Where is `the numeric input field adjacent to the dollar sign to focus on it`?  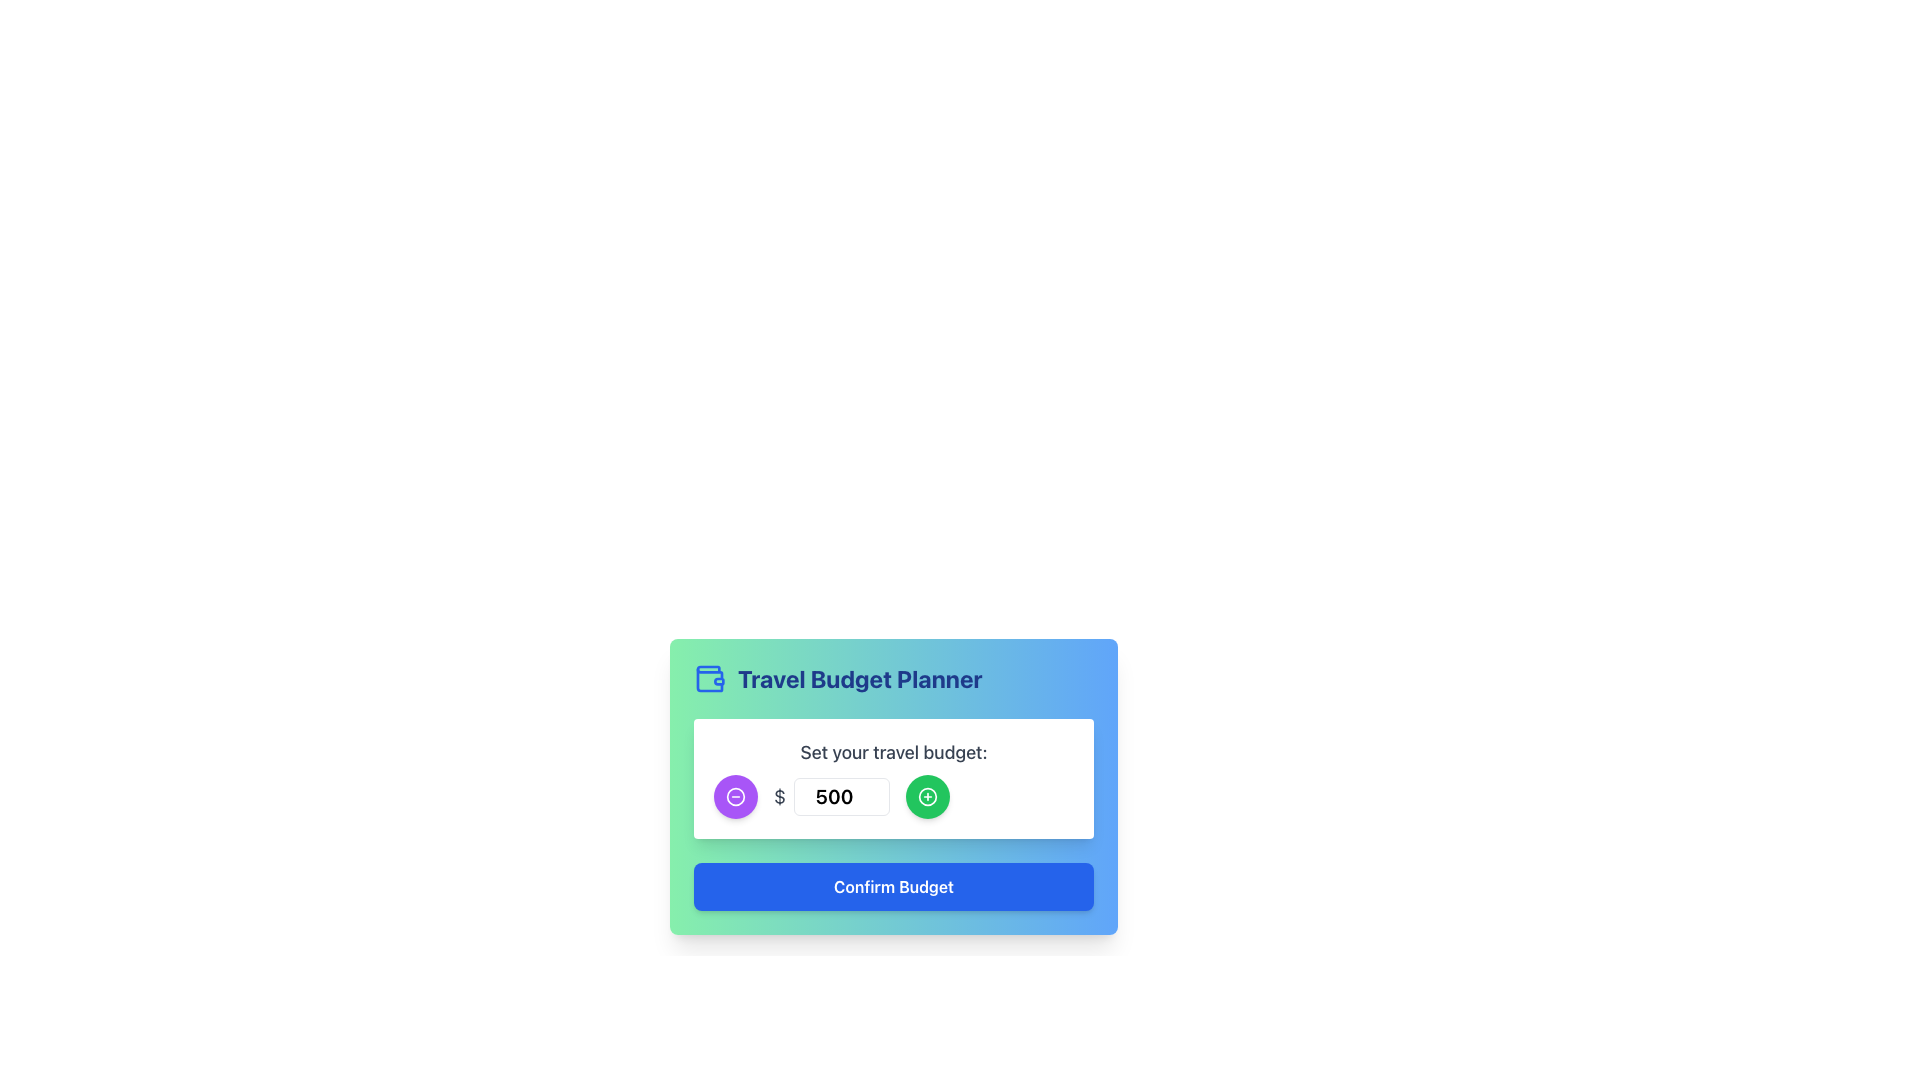
the numeric input field adjacent to the dollar sign to focus on it is located at coordinates (831, 796).